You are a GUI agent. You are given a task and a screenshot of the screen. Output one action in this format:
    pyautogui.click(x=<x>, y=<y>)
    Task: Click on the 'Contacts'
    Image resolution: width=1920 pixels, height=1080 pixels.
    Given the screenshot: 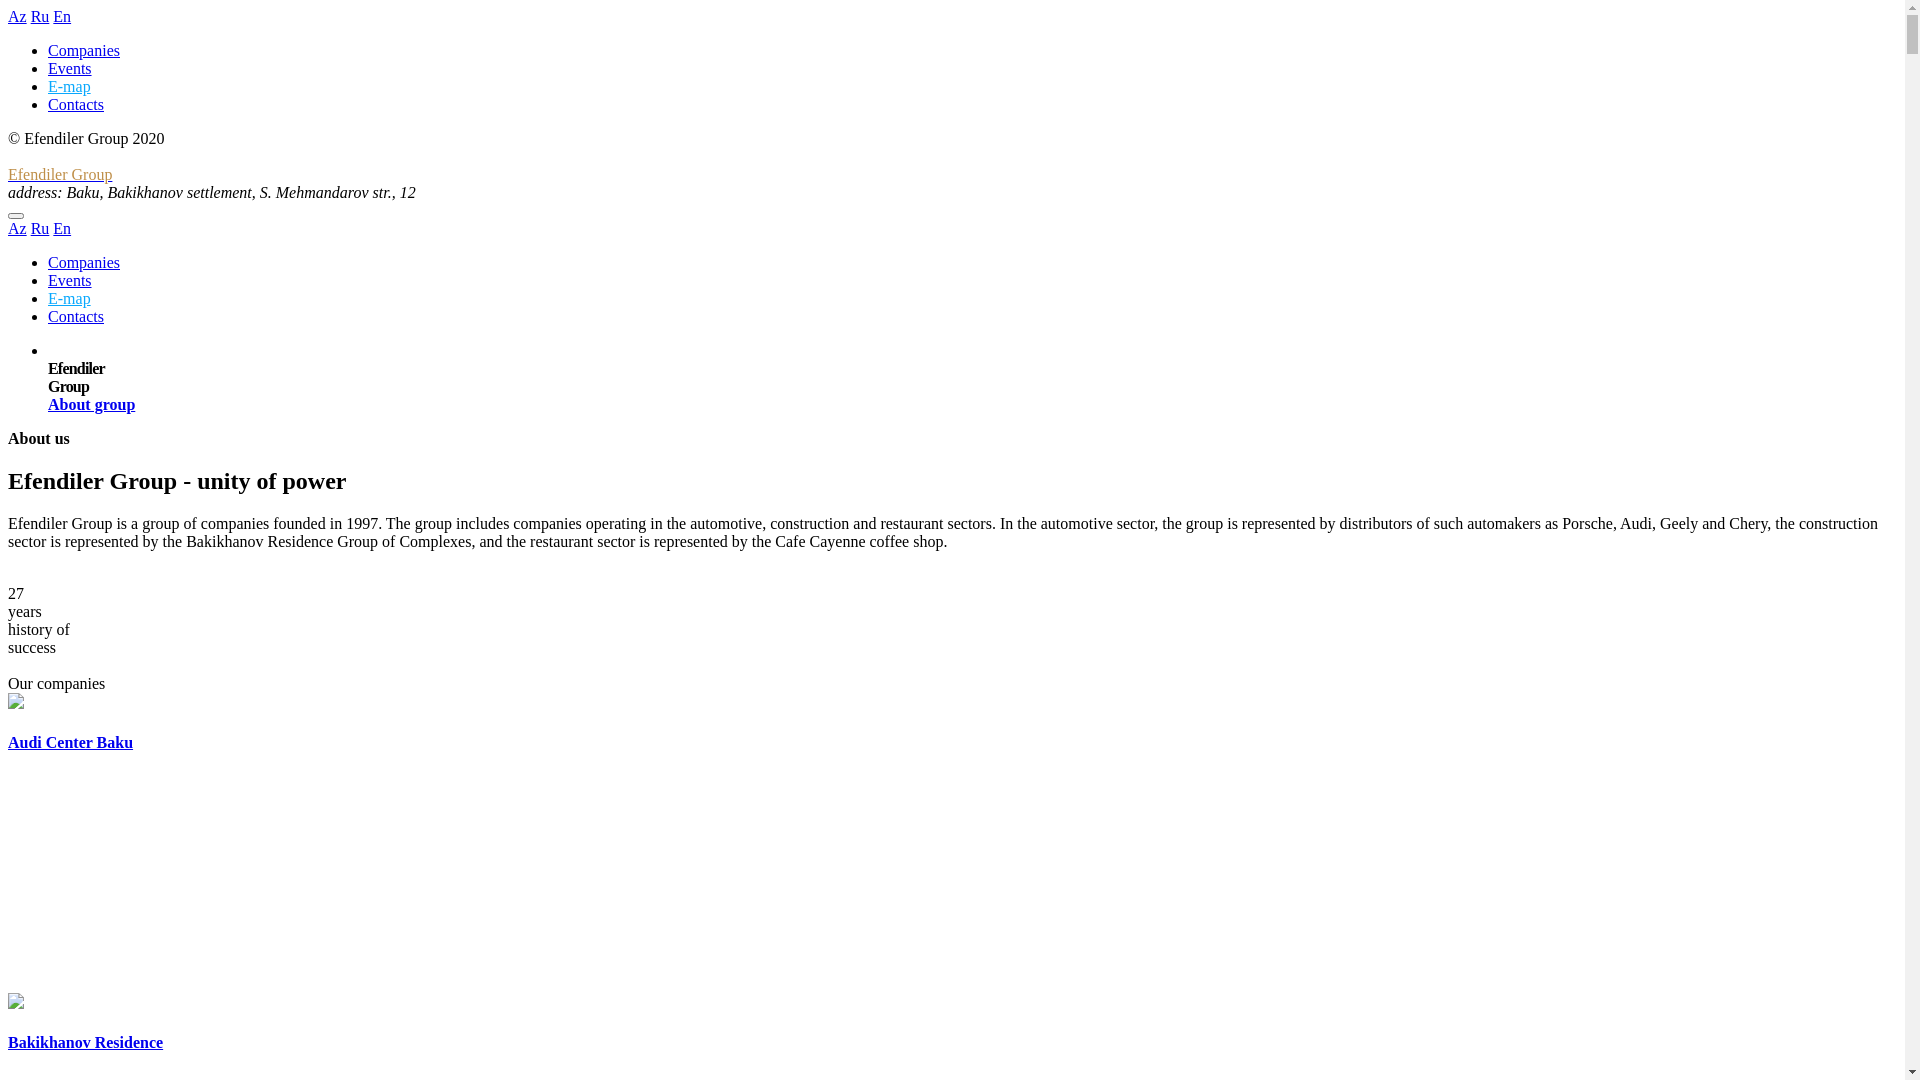 What is the action you would take?
    pyautogui.click(x=76, y=104)
    